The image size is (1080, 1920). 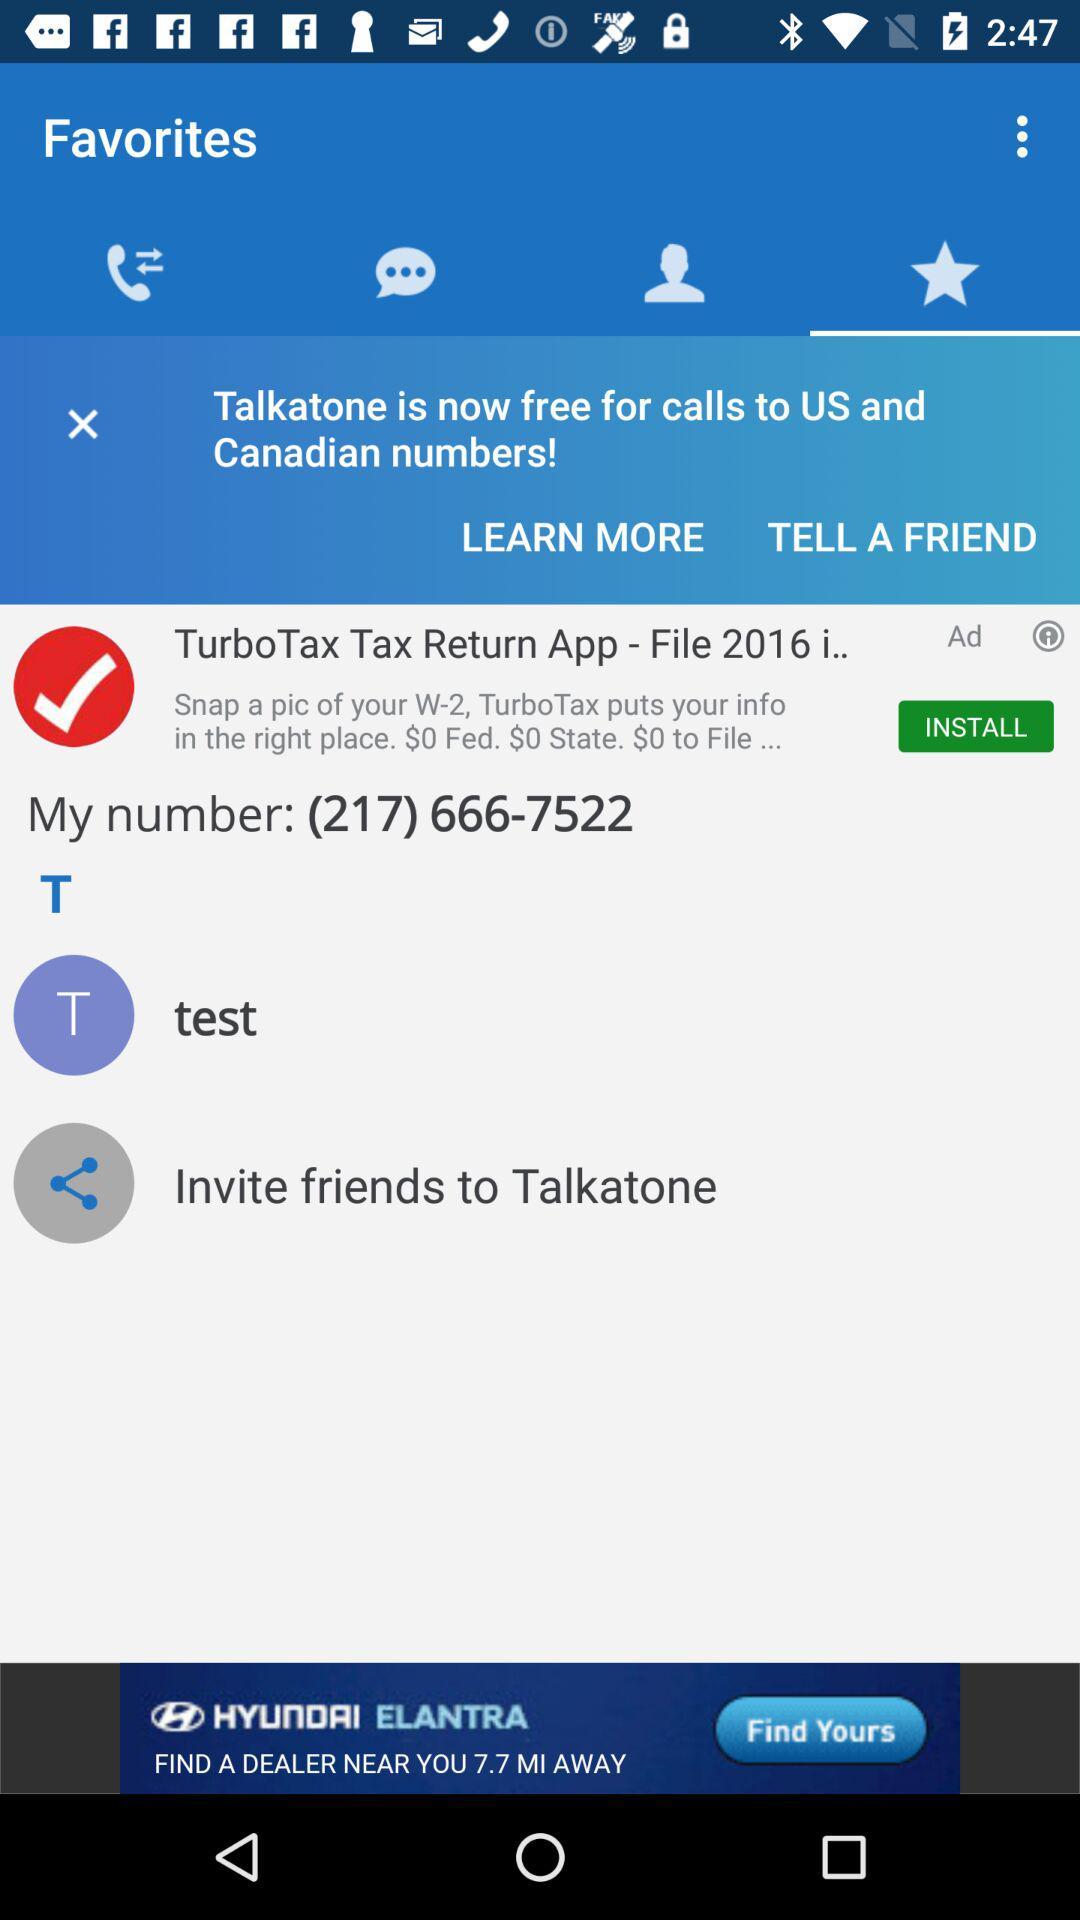 I want to click on advertisement, so click(x=540, y=1727).